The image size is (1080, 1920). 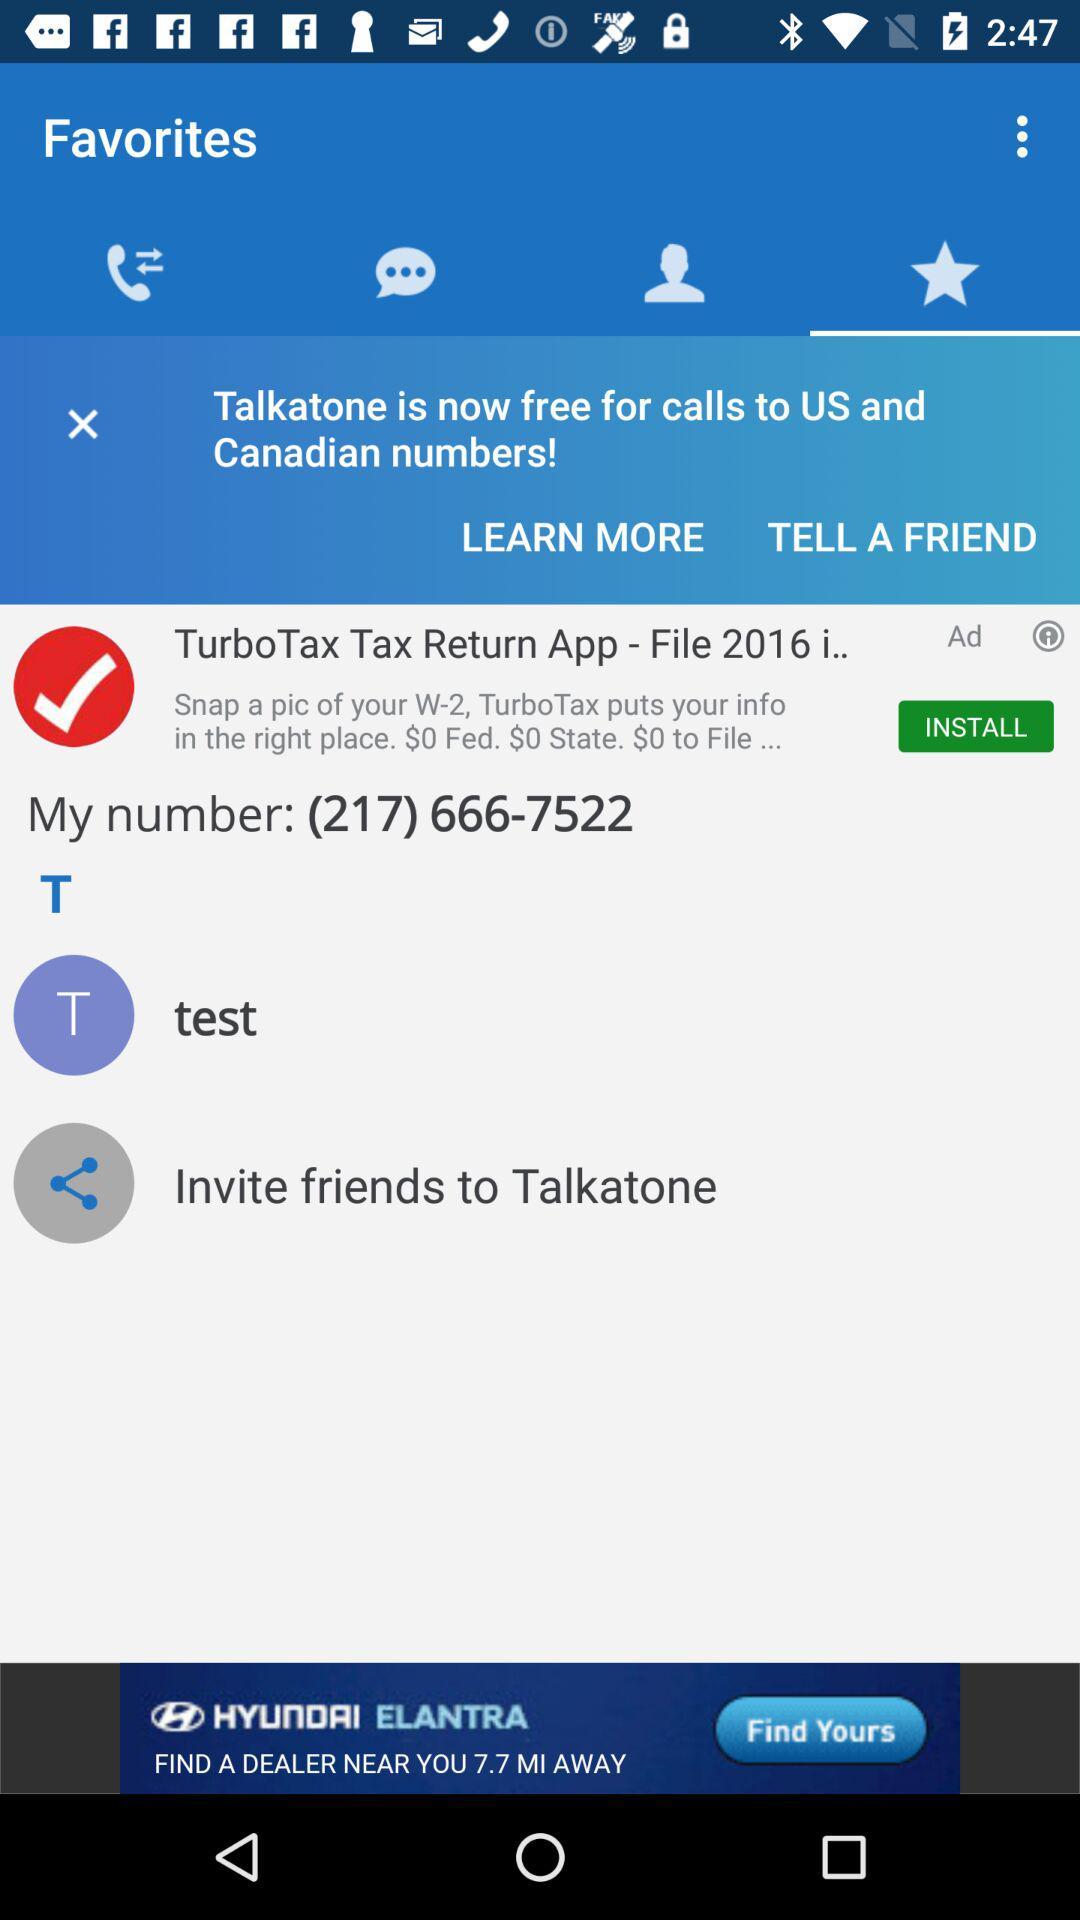 I want to click on advertisement, so click(x=540, y=1727).